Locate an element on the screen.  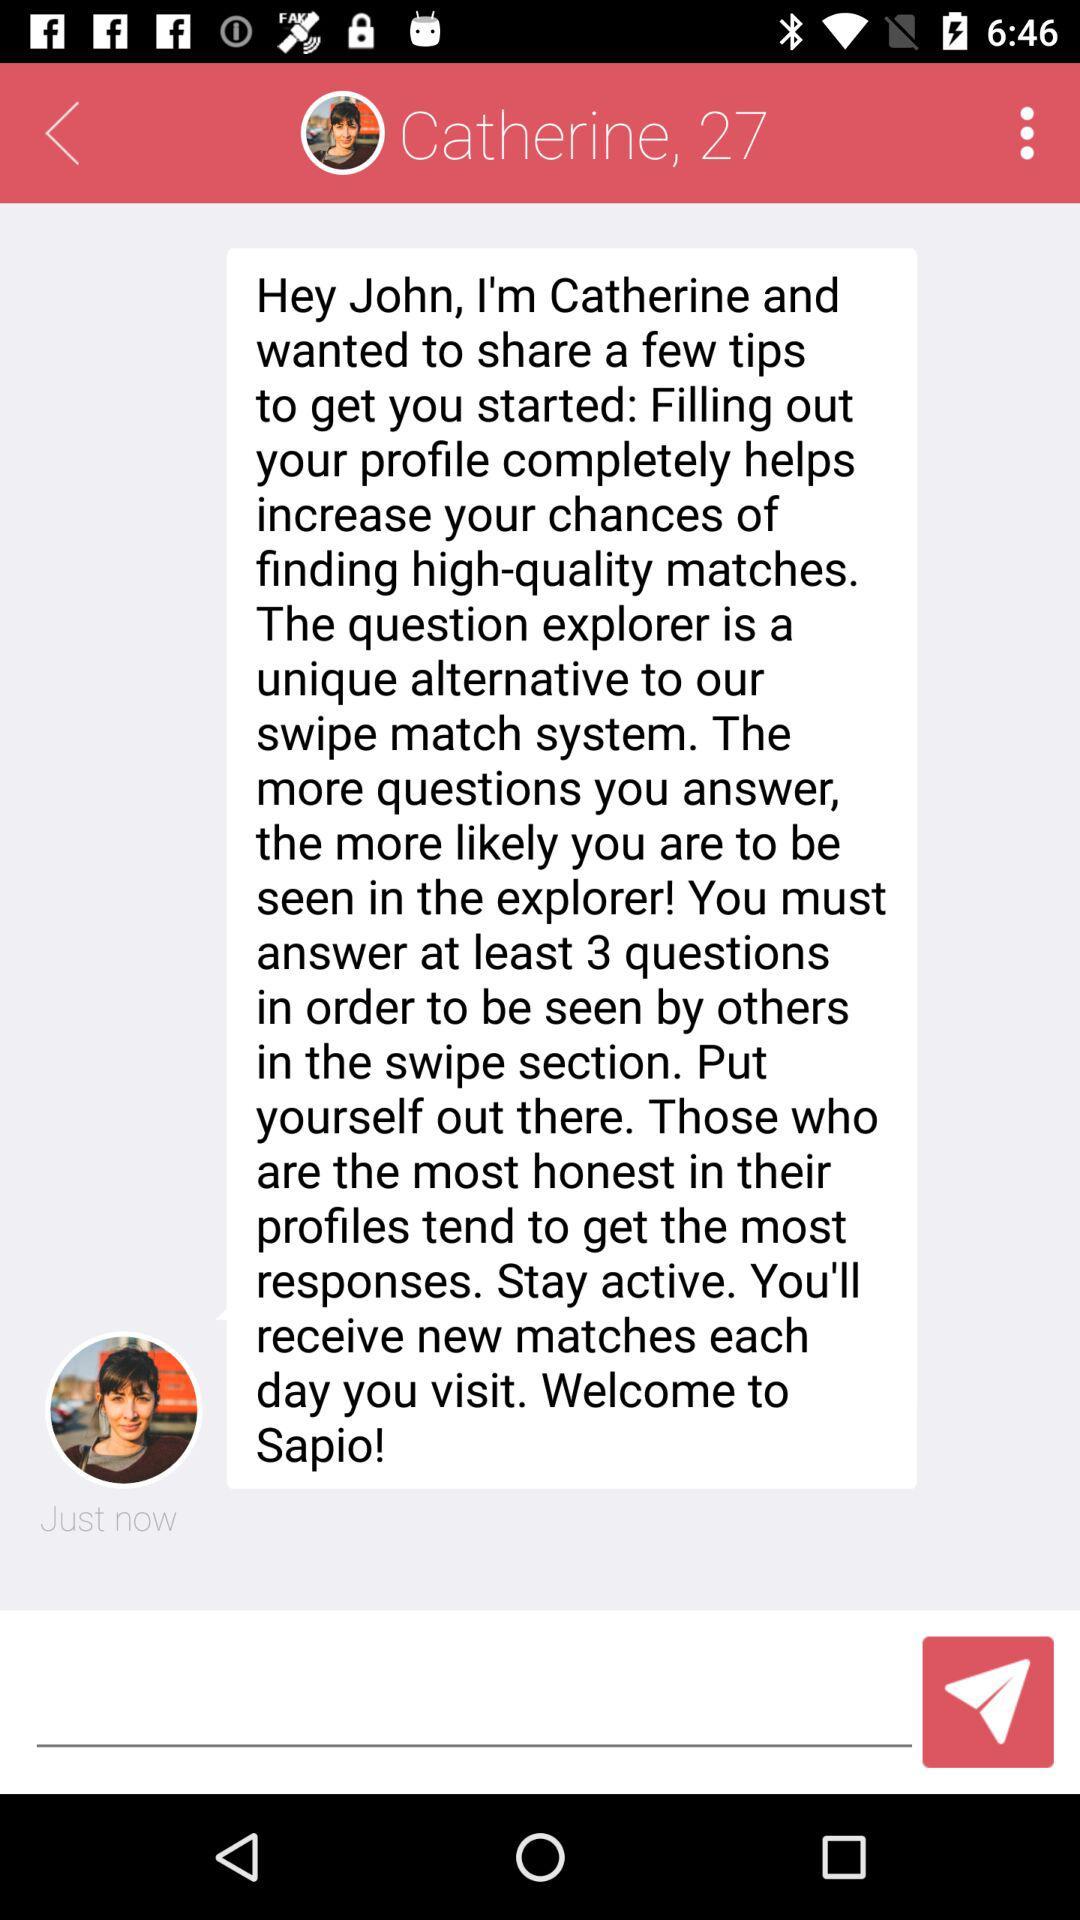
app below hey john i icon is located at coordinates (987, 1701).